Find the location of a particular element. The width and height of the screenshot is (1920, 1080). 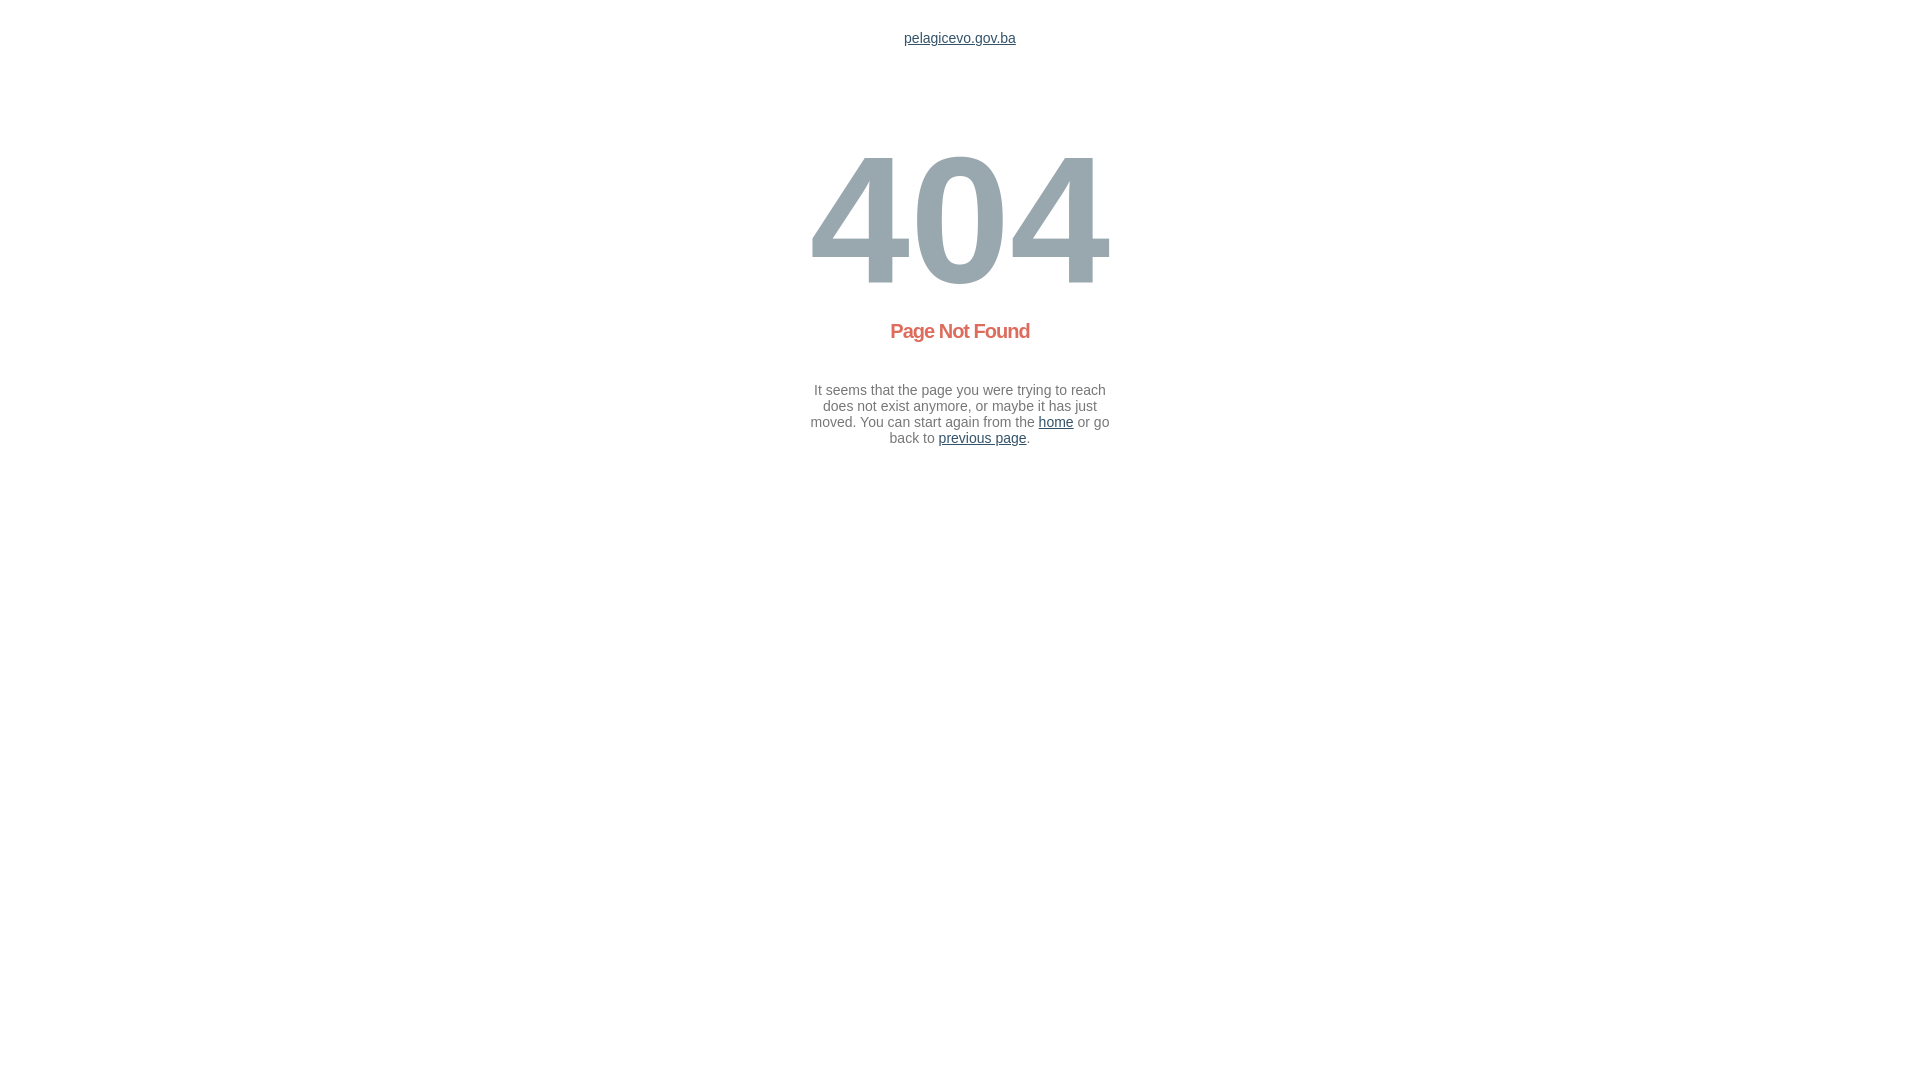

'home' is located at coordinates (1055, 420).